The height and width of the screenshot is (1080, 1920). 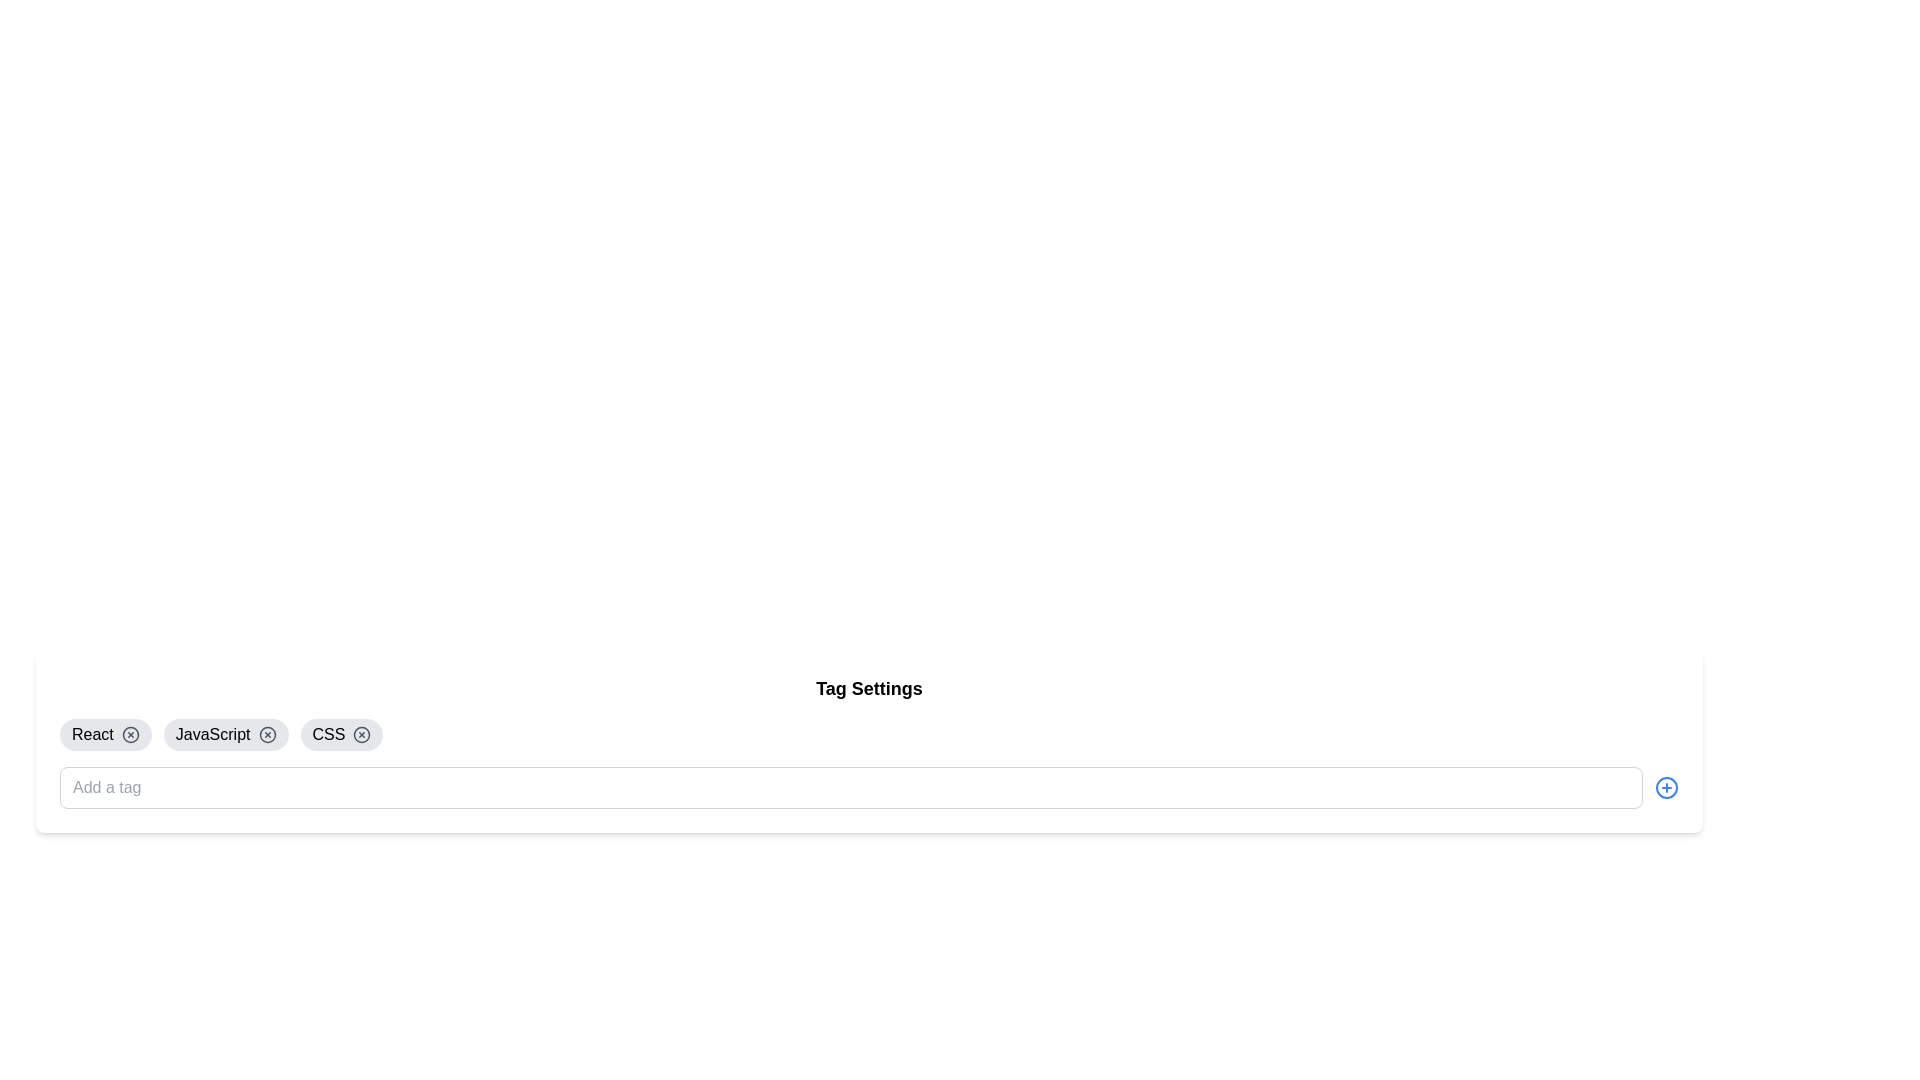 What do you see at coordinates (213, 735) in the screenshot?
I see `the text label displaying 'JavaScript' which is bold and medium-sized, located to the right of the 'React' tag in the 'Tag Settings' section` at bounding box center [213, 735].